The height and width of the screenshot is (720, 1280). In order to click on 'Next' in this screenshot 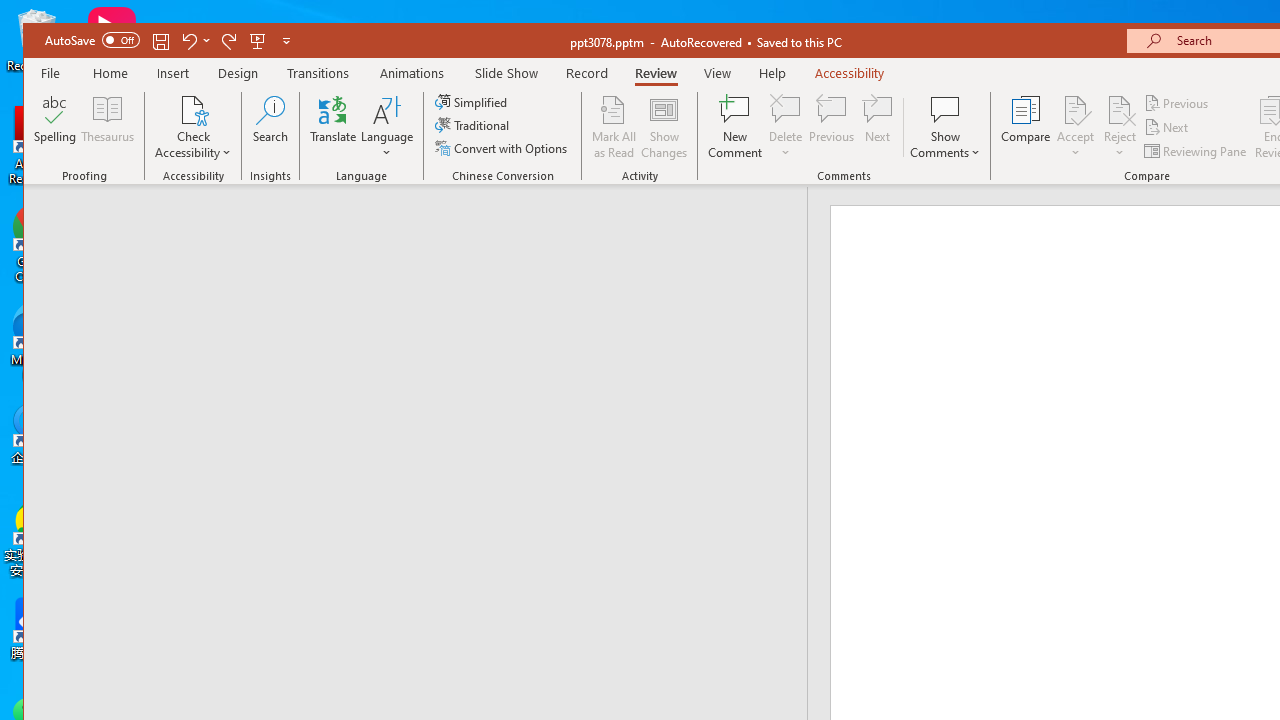, I will do `click(1168, 127)`.